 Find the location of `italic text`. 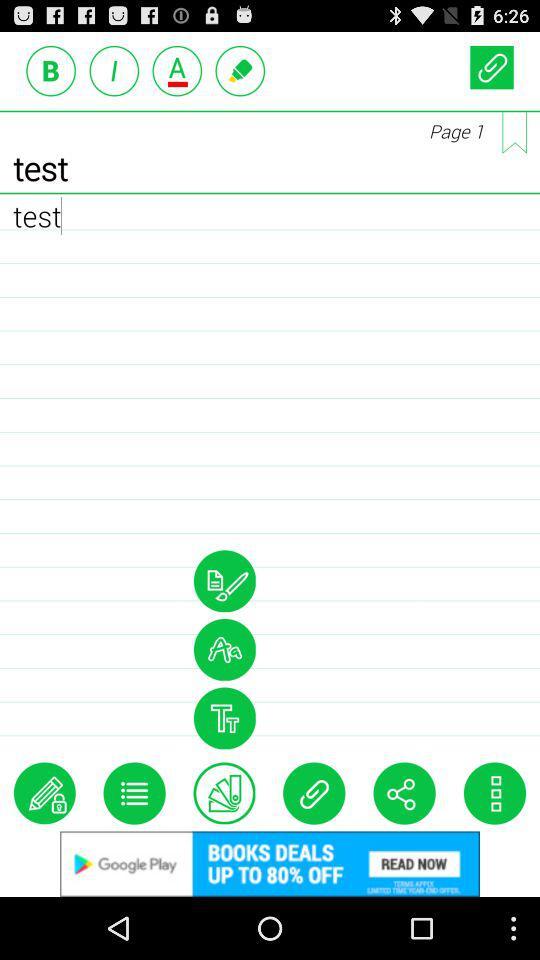

italic text is located at coordinates (114, 70).